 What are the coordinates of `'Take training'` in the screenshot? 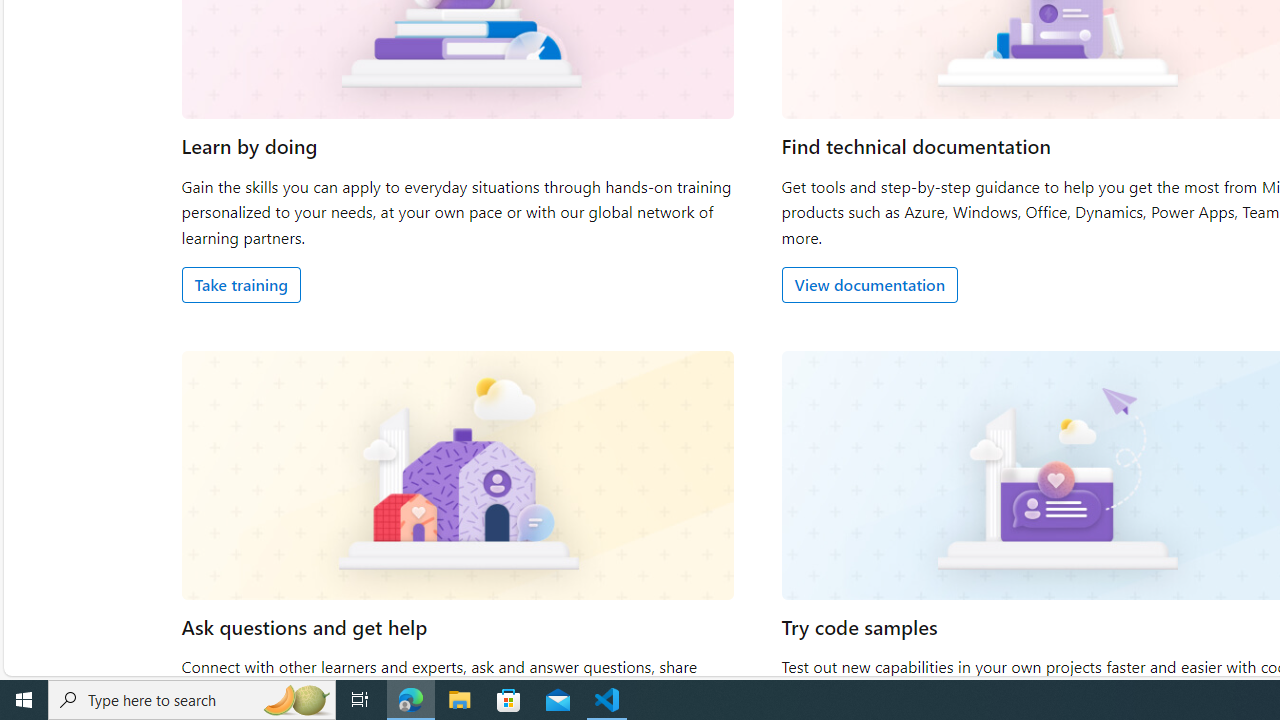 It's located at (240, 284).